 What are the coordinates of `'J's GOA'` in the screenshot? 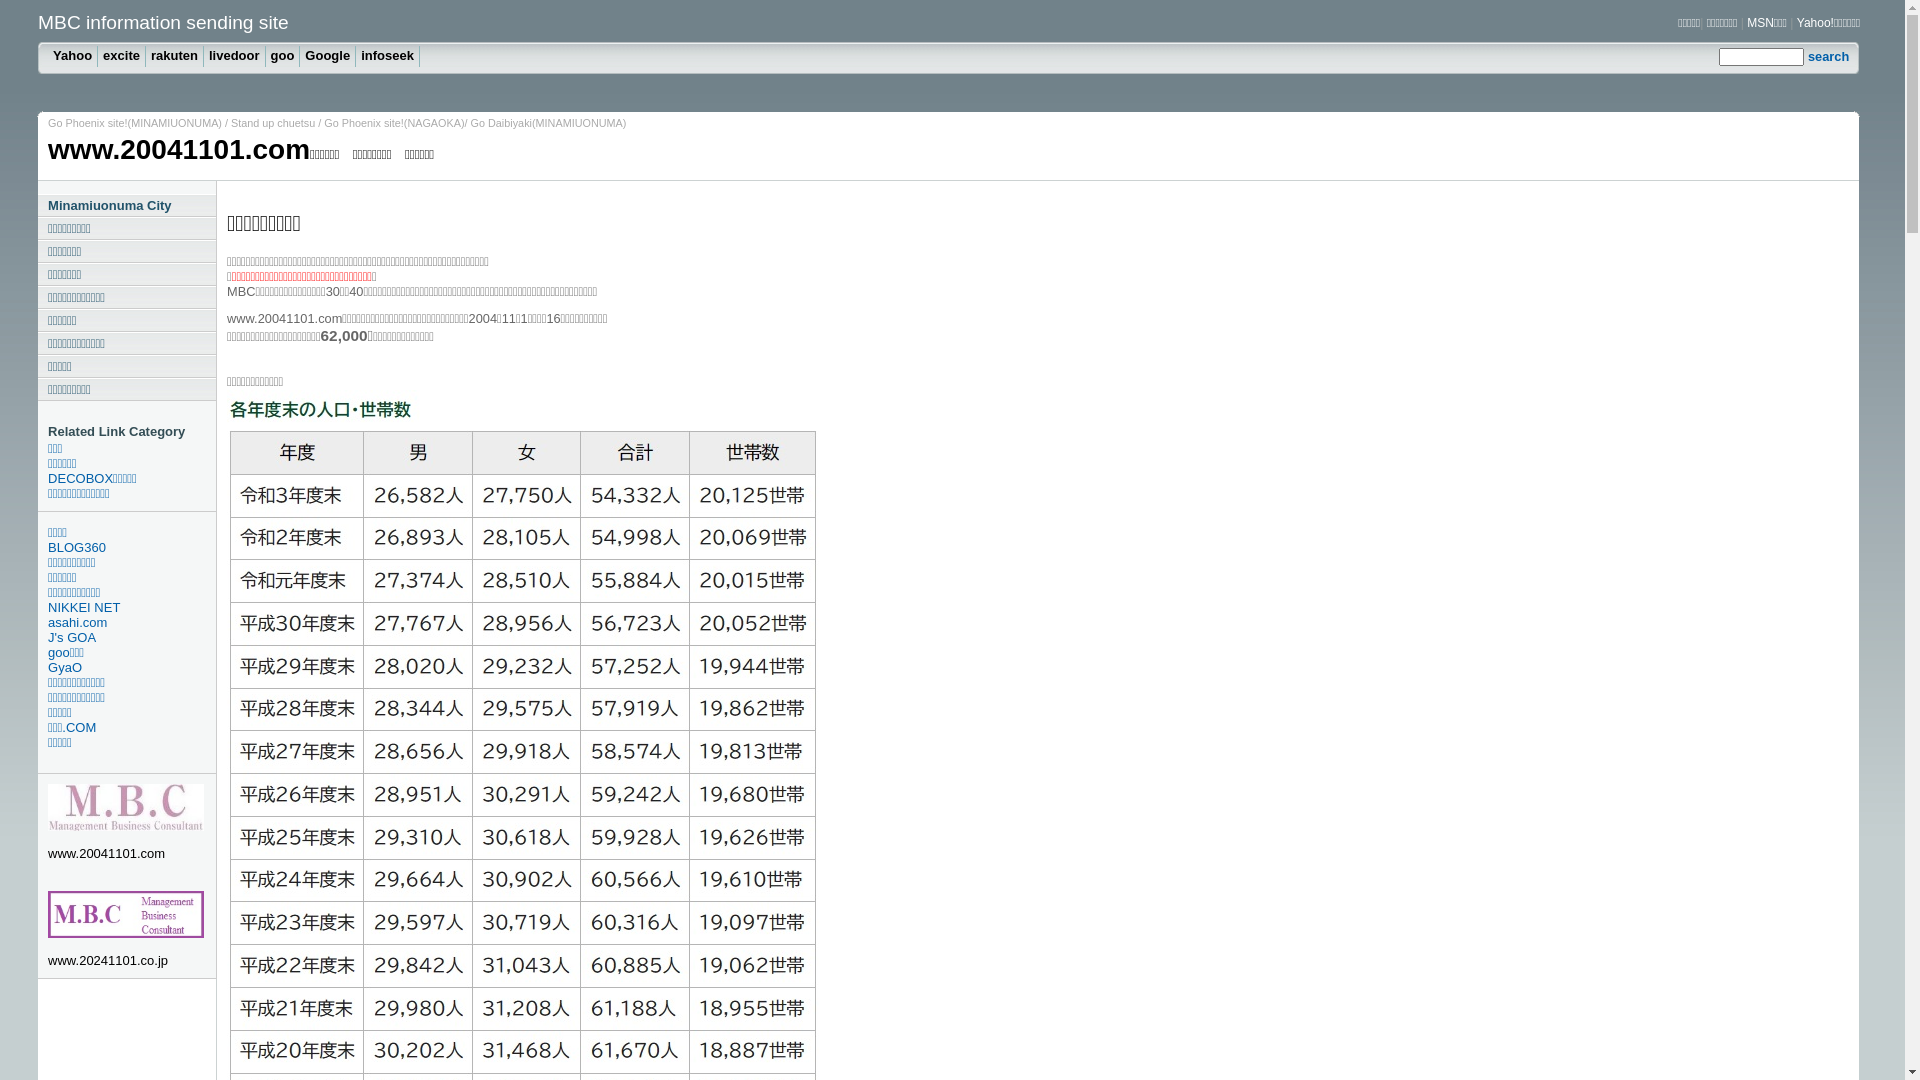 It's located at (48, 637).